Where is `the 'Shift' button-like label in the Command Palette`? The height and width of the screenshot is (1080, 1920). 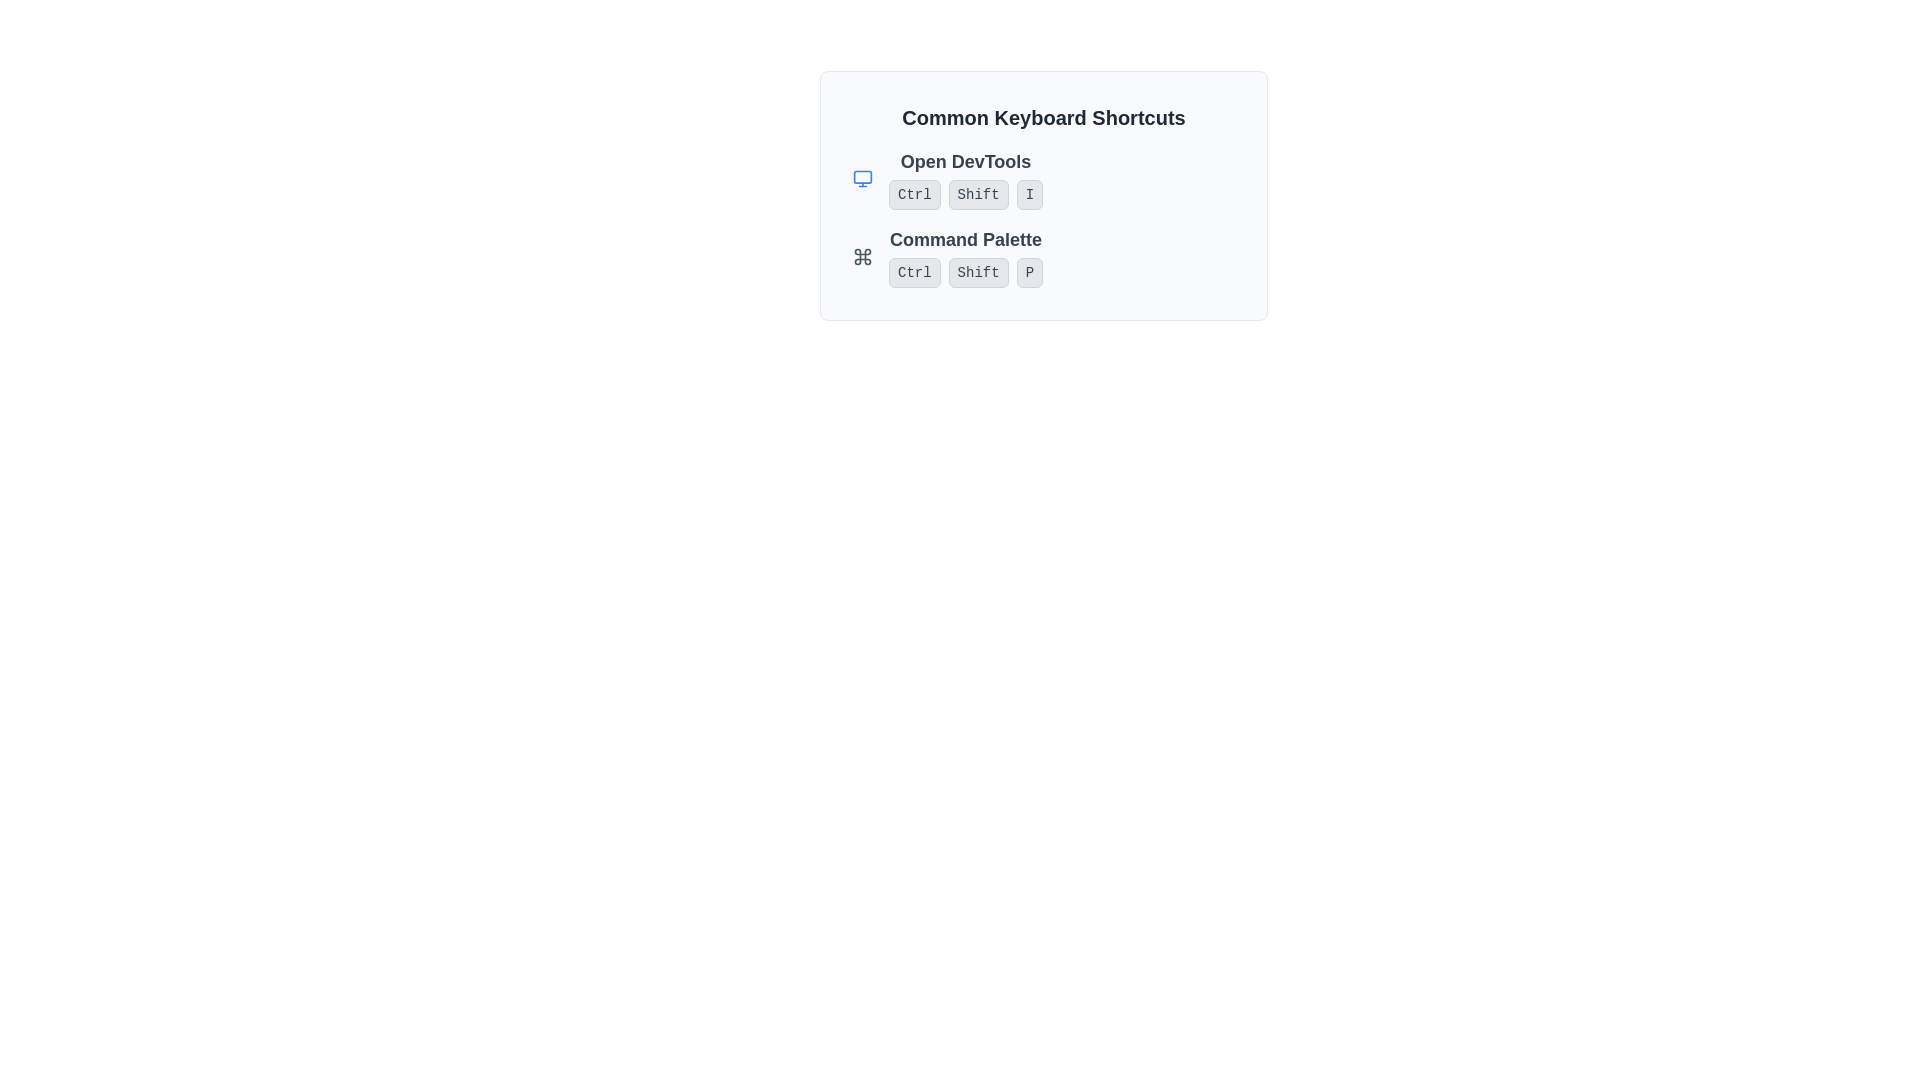
the 'Shift' button-like label in the Command Palette is located at coordinates (978, 273).